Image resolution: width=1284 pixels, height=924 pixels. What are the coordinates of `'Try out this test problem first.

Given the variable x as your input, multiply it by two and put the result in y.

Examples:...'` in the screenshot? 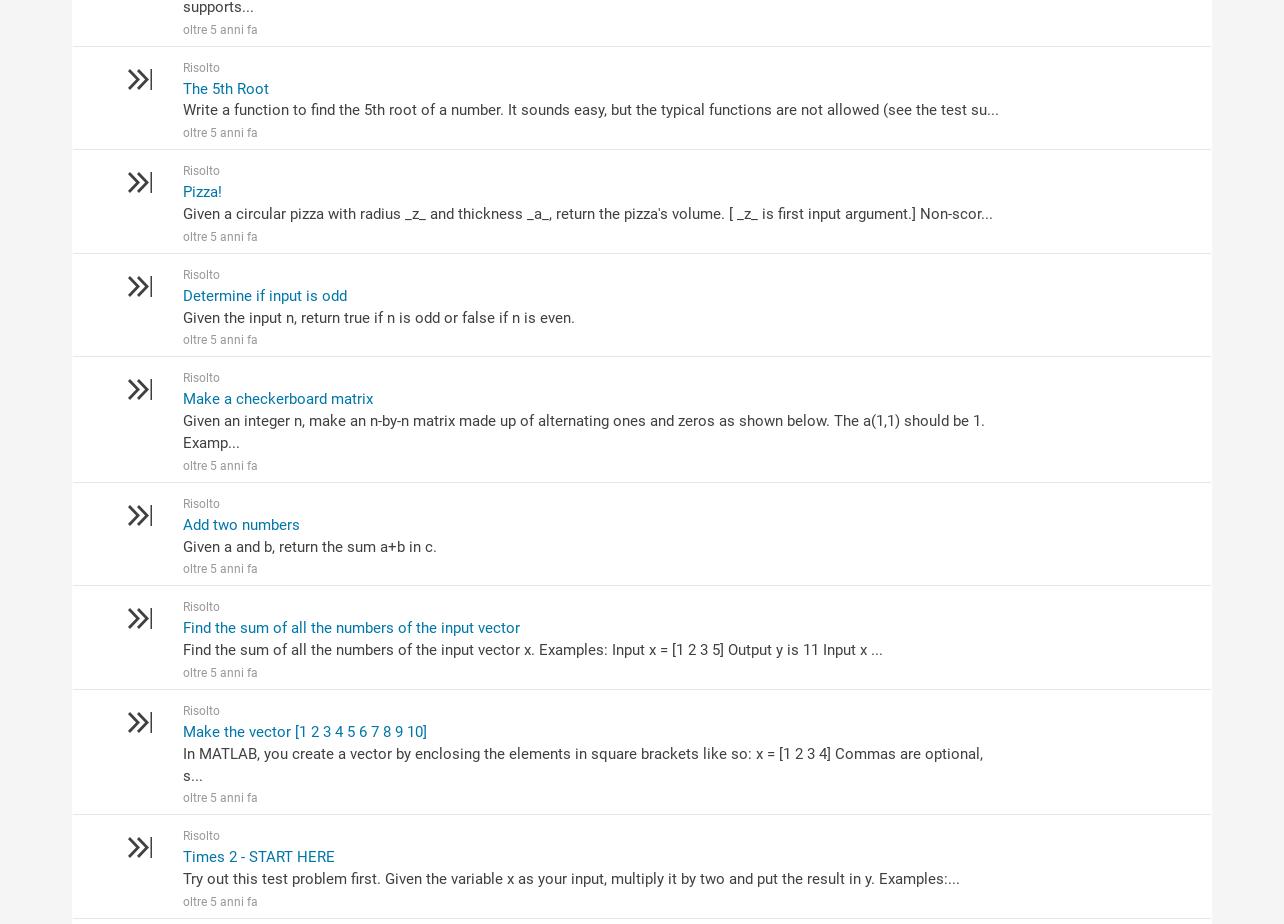 It's located at (180, 879).